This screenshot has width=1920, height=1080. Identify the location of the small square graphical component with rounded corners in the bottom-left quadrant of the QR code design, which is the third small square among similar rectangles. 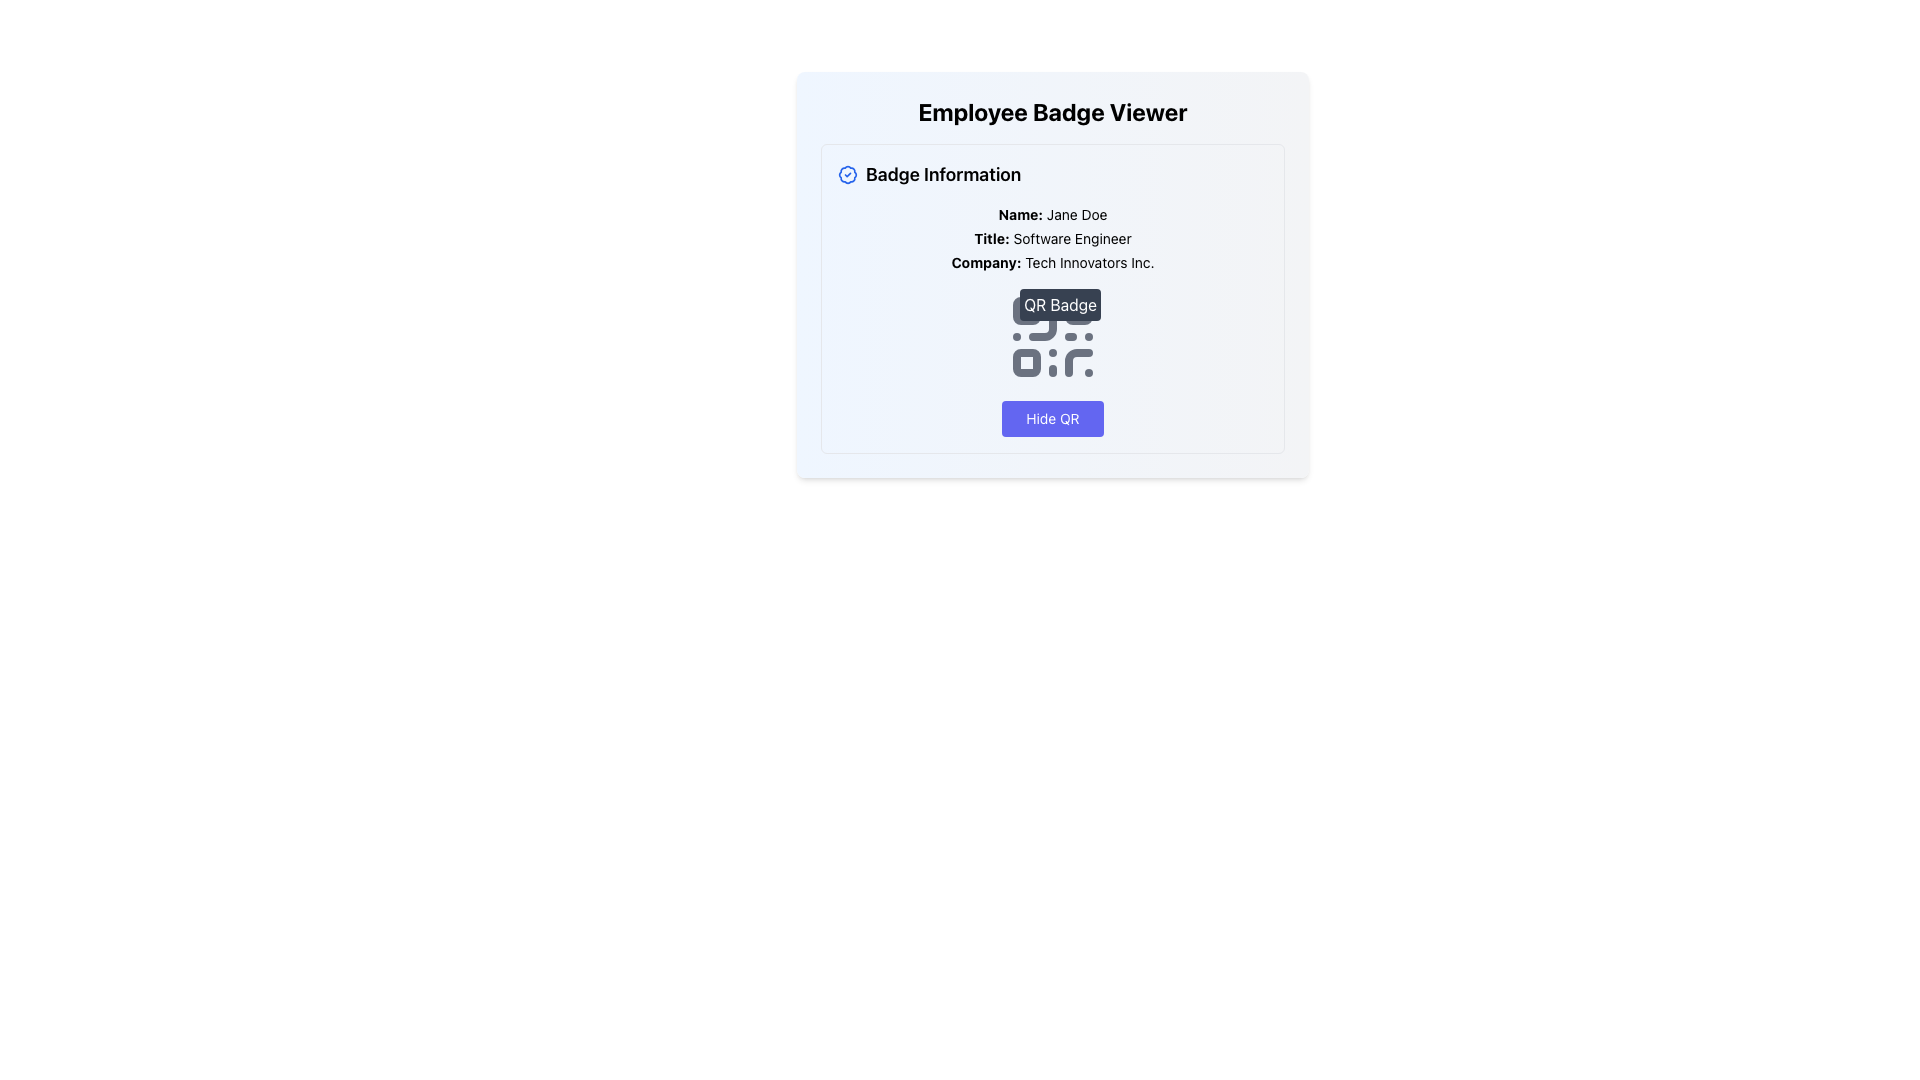
(1027, 362).